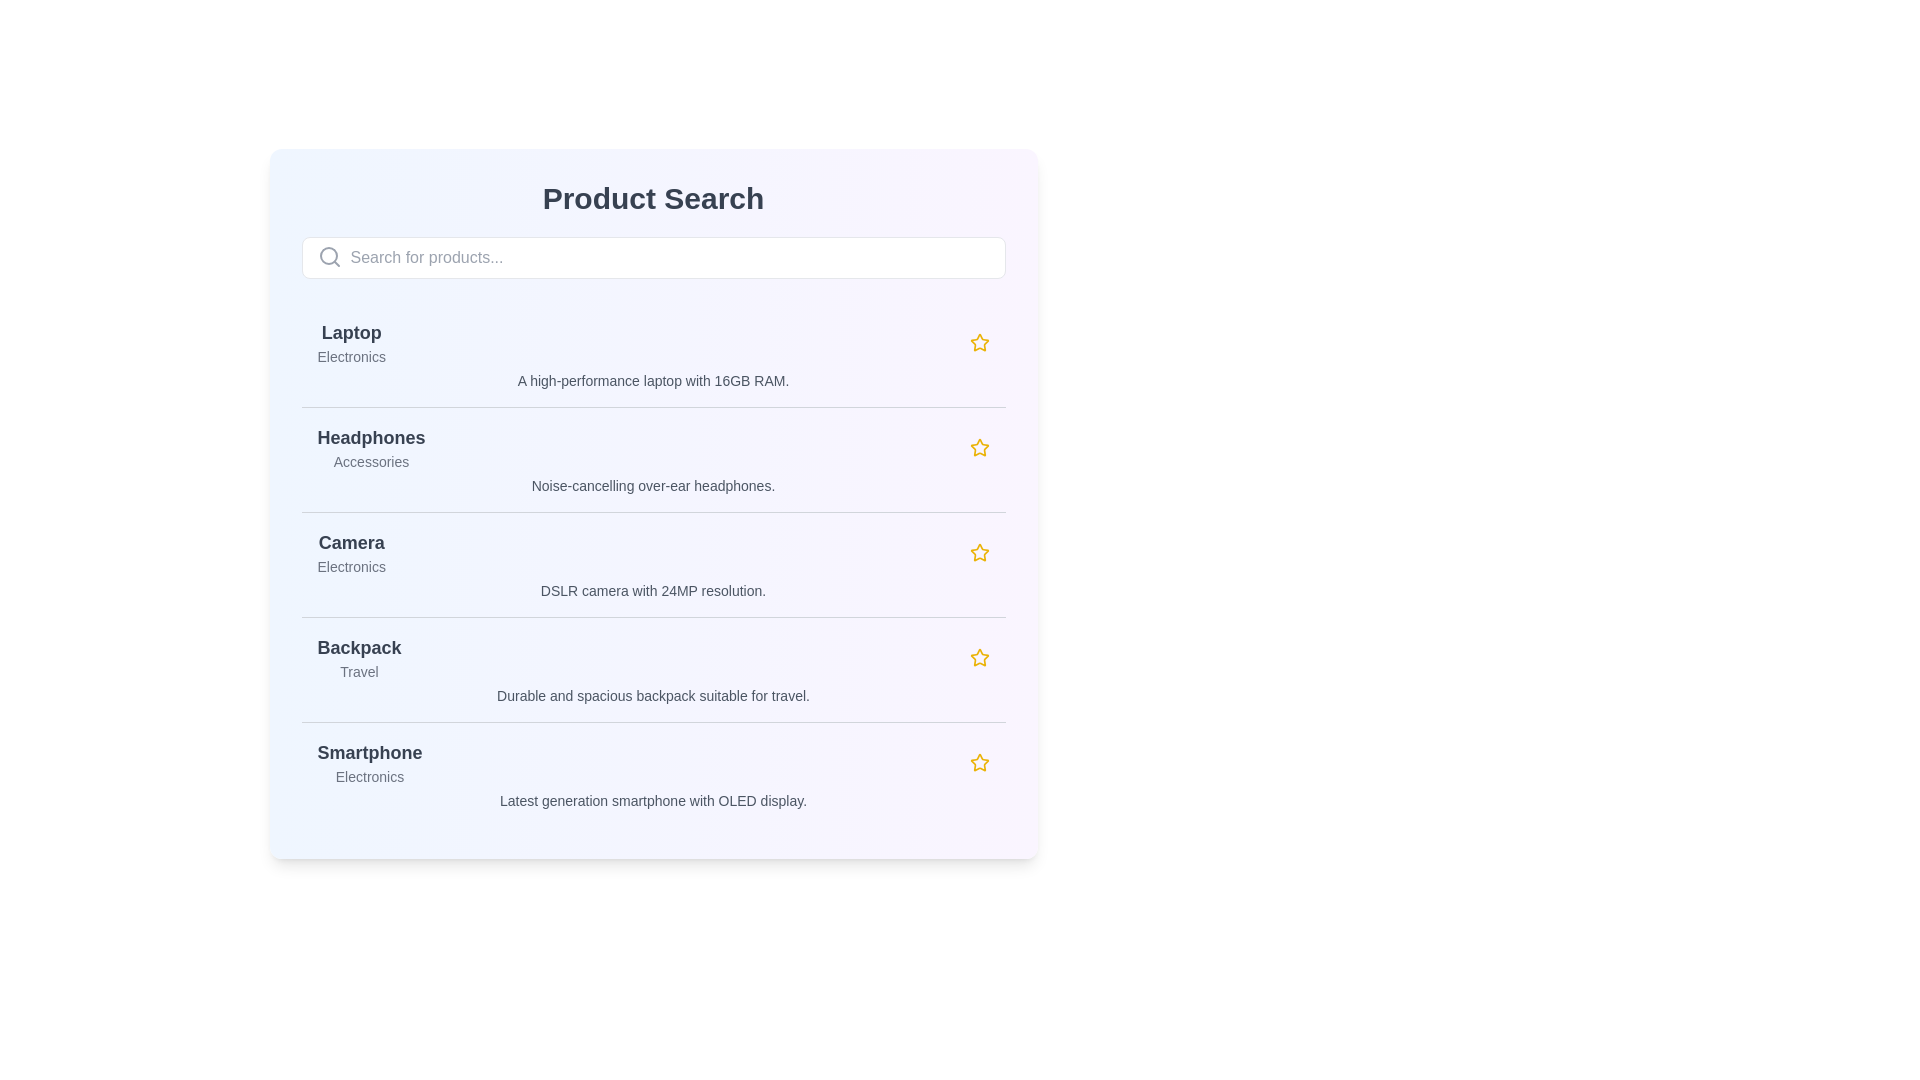  I want to click on the inner circle of the magnifying glass icon, which is part of the search bar located in the upper-left corner, so click(328, 254).